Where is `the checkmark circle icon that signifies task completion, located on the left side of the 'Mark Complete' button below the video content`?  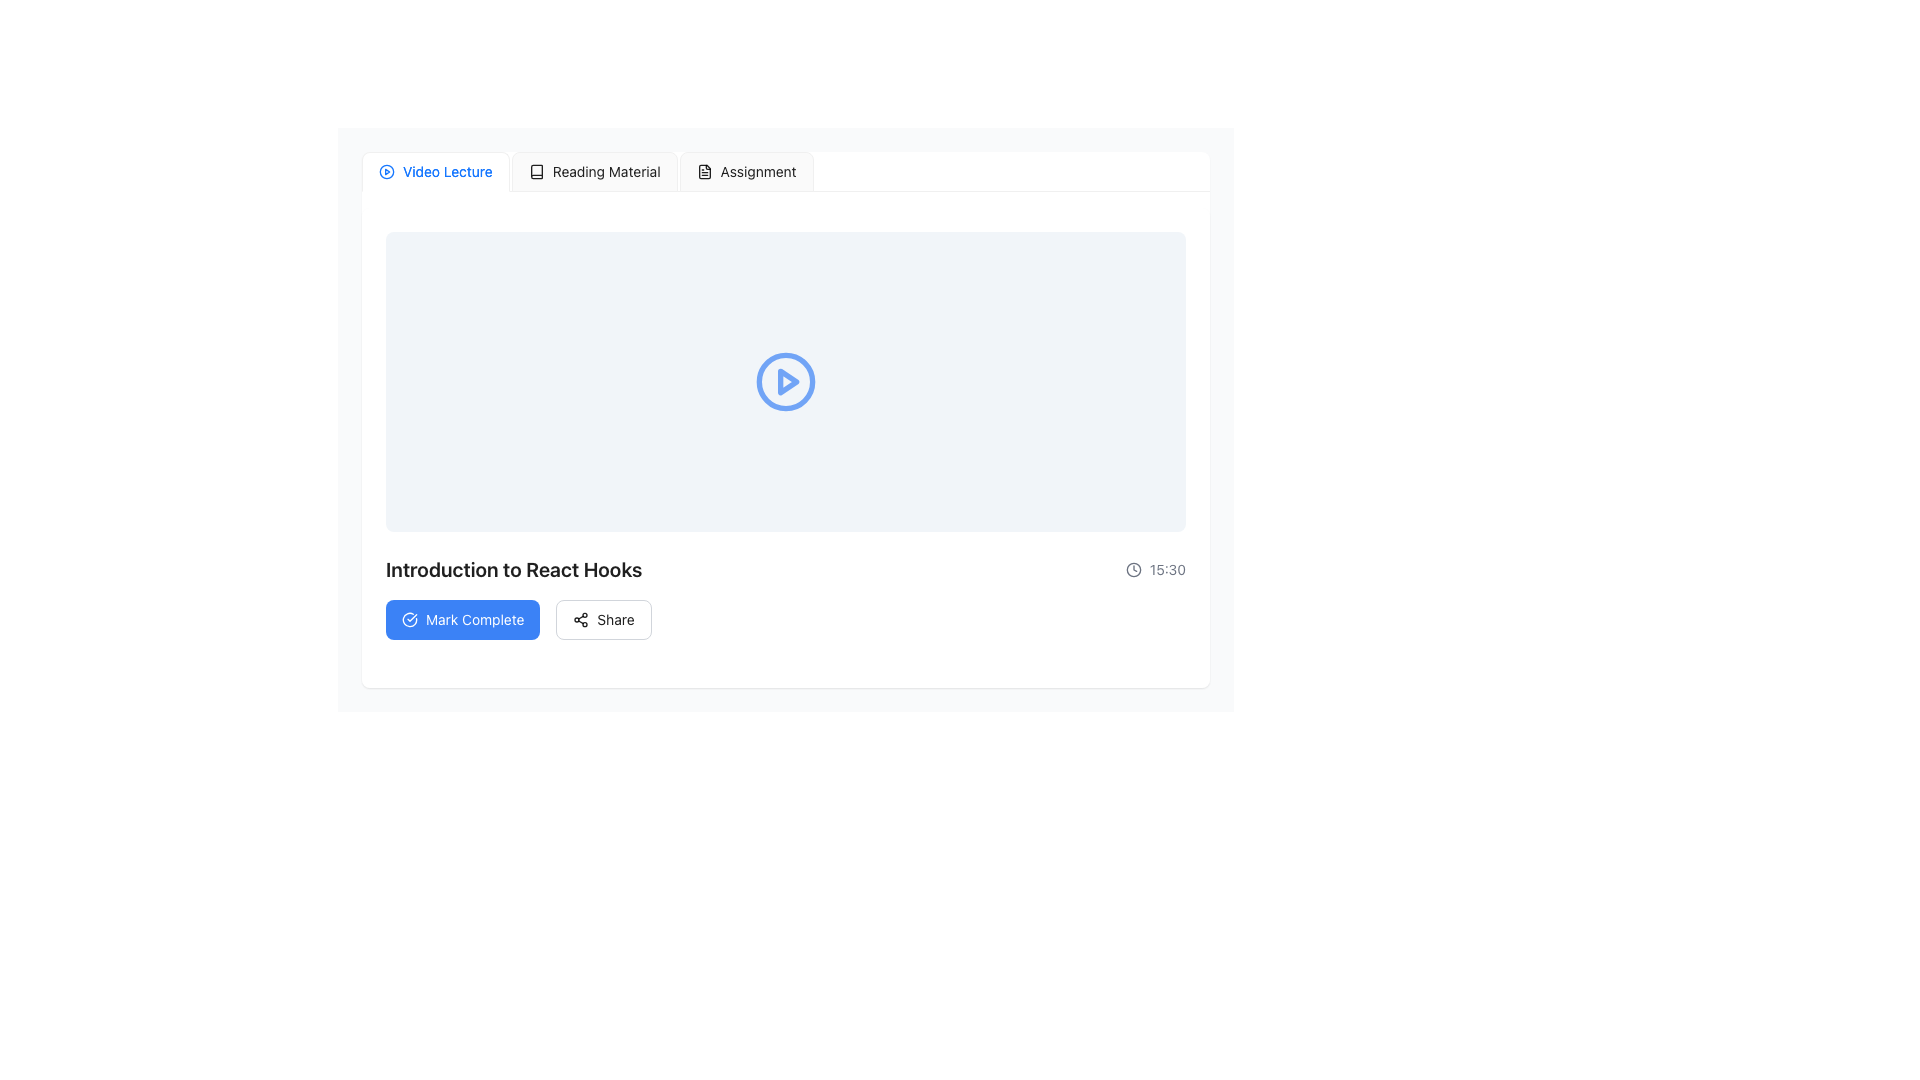
the checkmark circle icon that signifies task completion, located on the left side of the 'Mark Complete' button below the video content is located at coordinates (408, 619).